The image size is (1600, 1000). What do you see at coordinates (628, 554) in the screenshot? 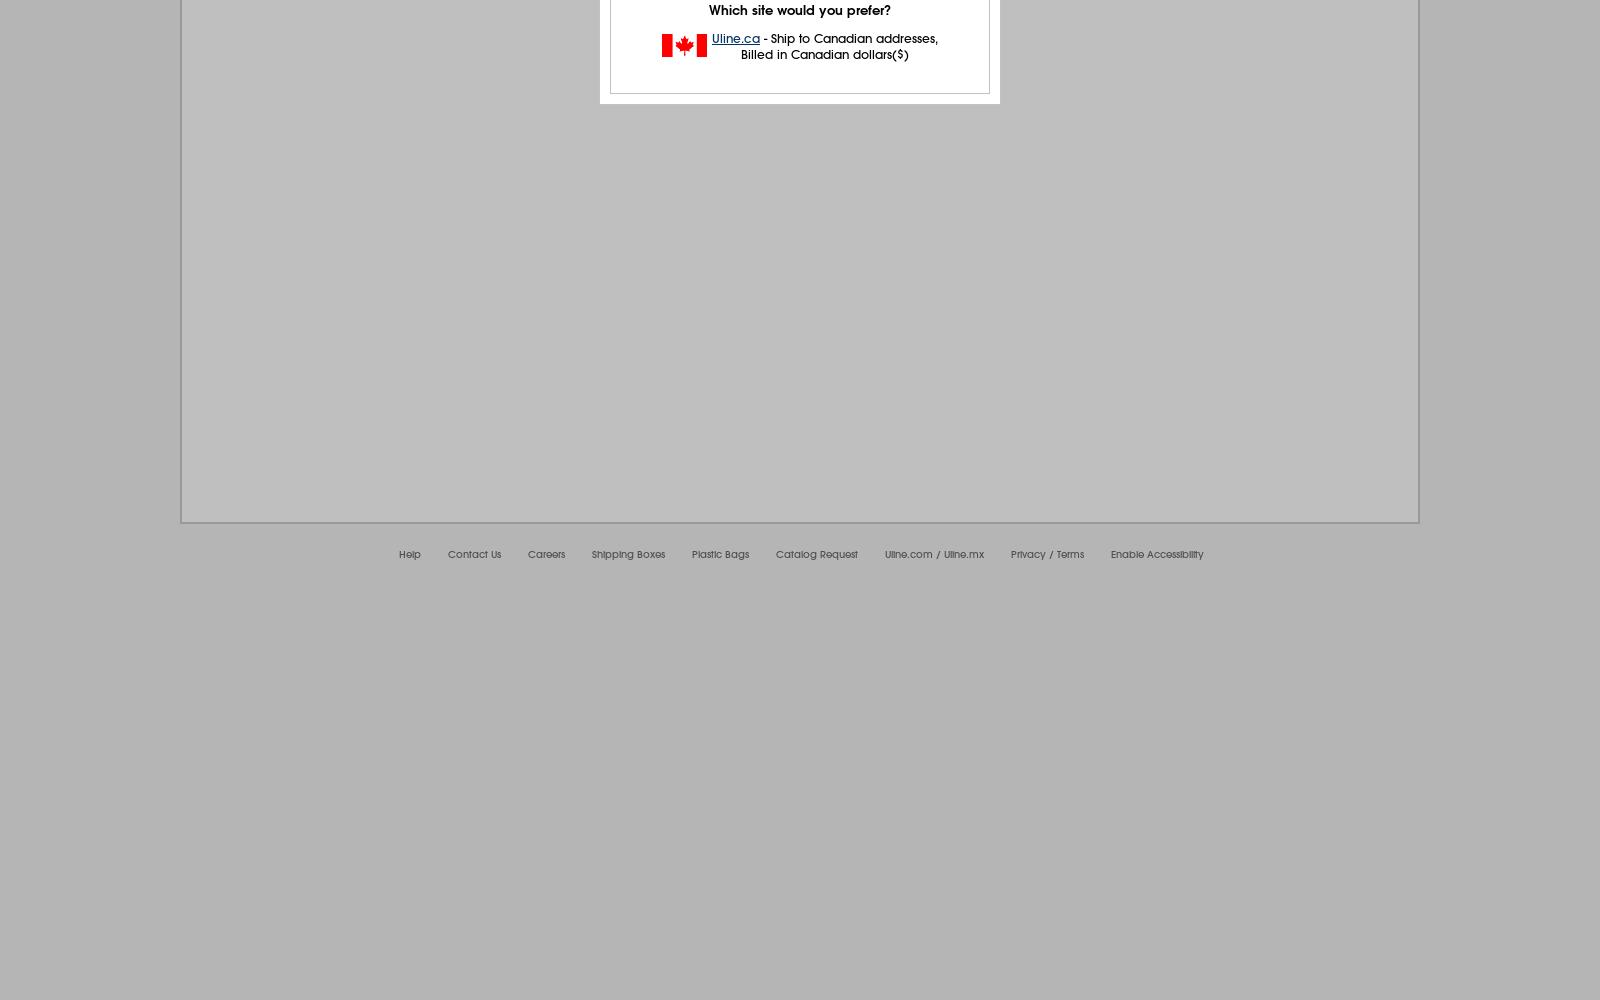
I see `'Shipping Boxes'` at bounding box center [628, 554].